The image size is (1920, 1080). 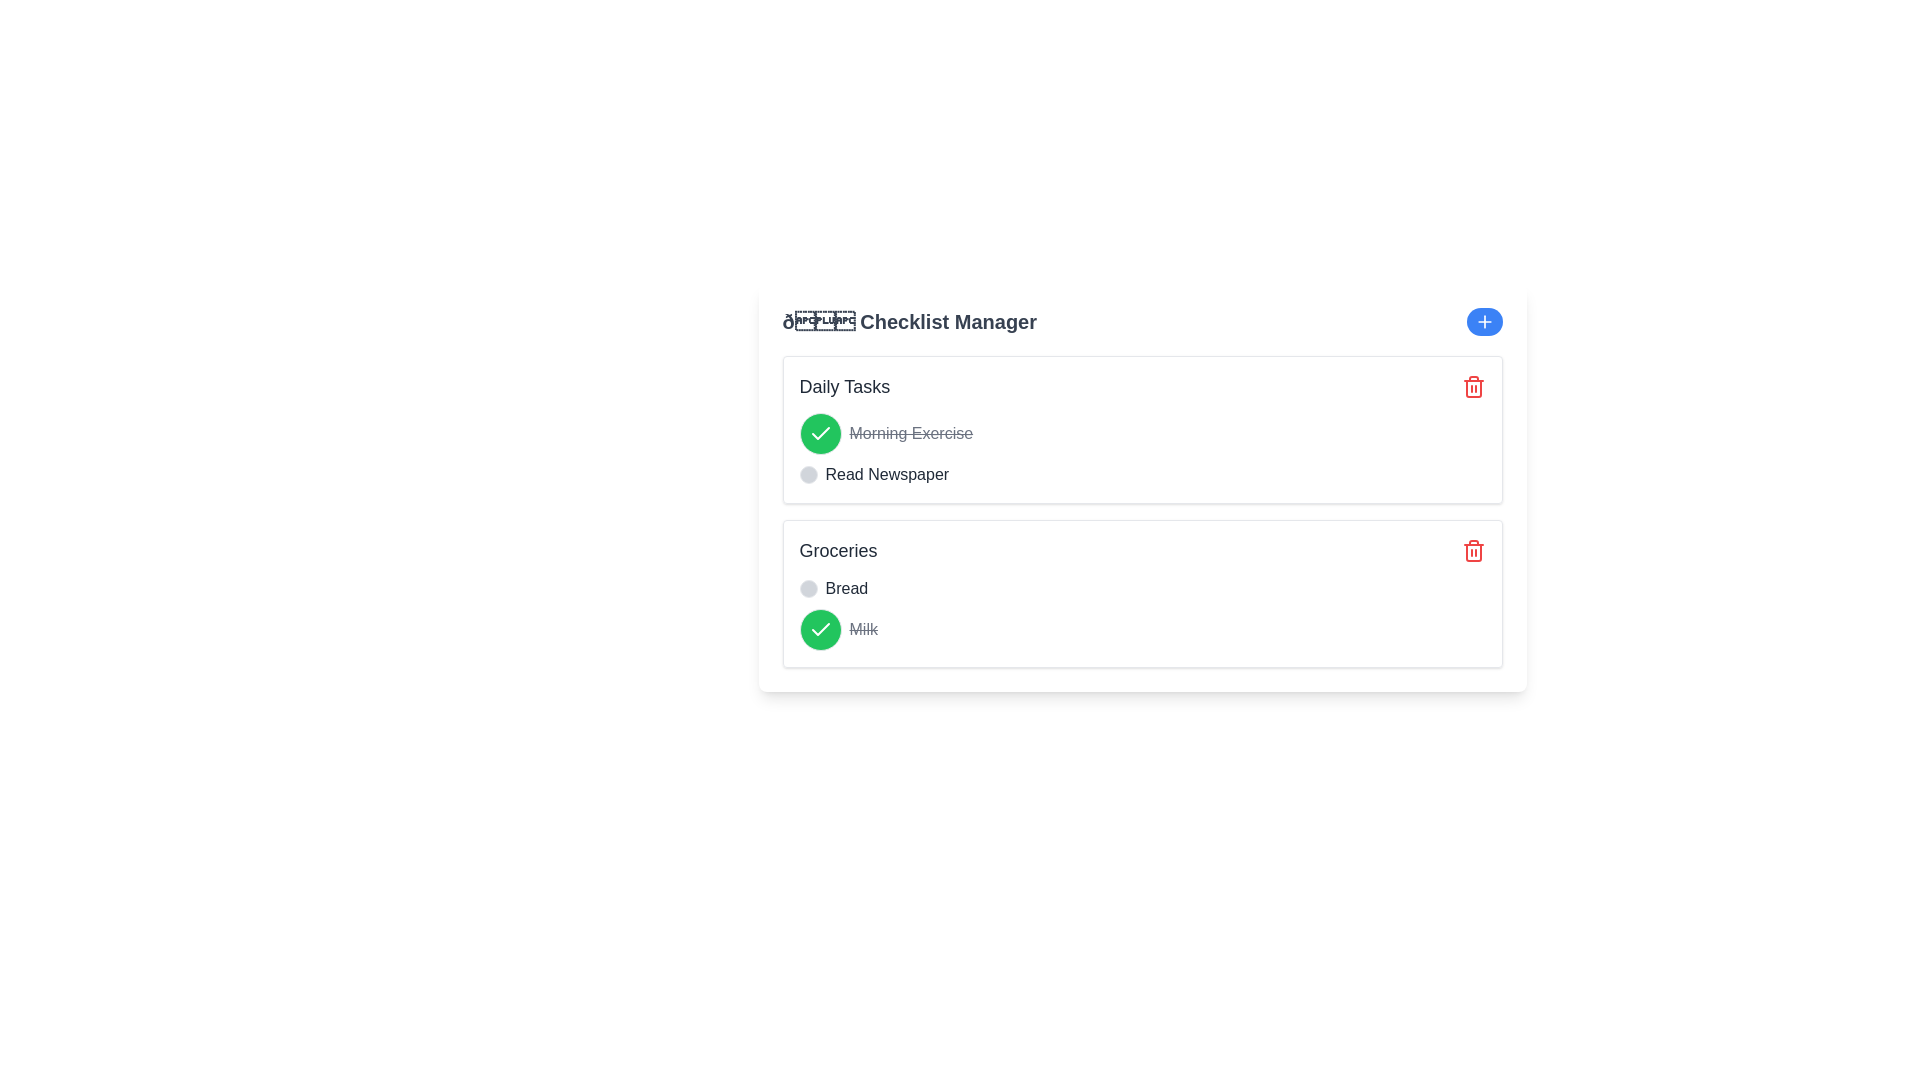 I want to click on the text label displaying '🌟 Checklist Manager', which is a bold, large, dark gray title positioned in the upper-left section of the main content area, so click(x=908, y=320).